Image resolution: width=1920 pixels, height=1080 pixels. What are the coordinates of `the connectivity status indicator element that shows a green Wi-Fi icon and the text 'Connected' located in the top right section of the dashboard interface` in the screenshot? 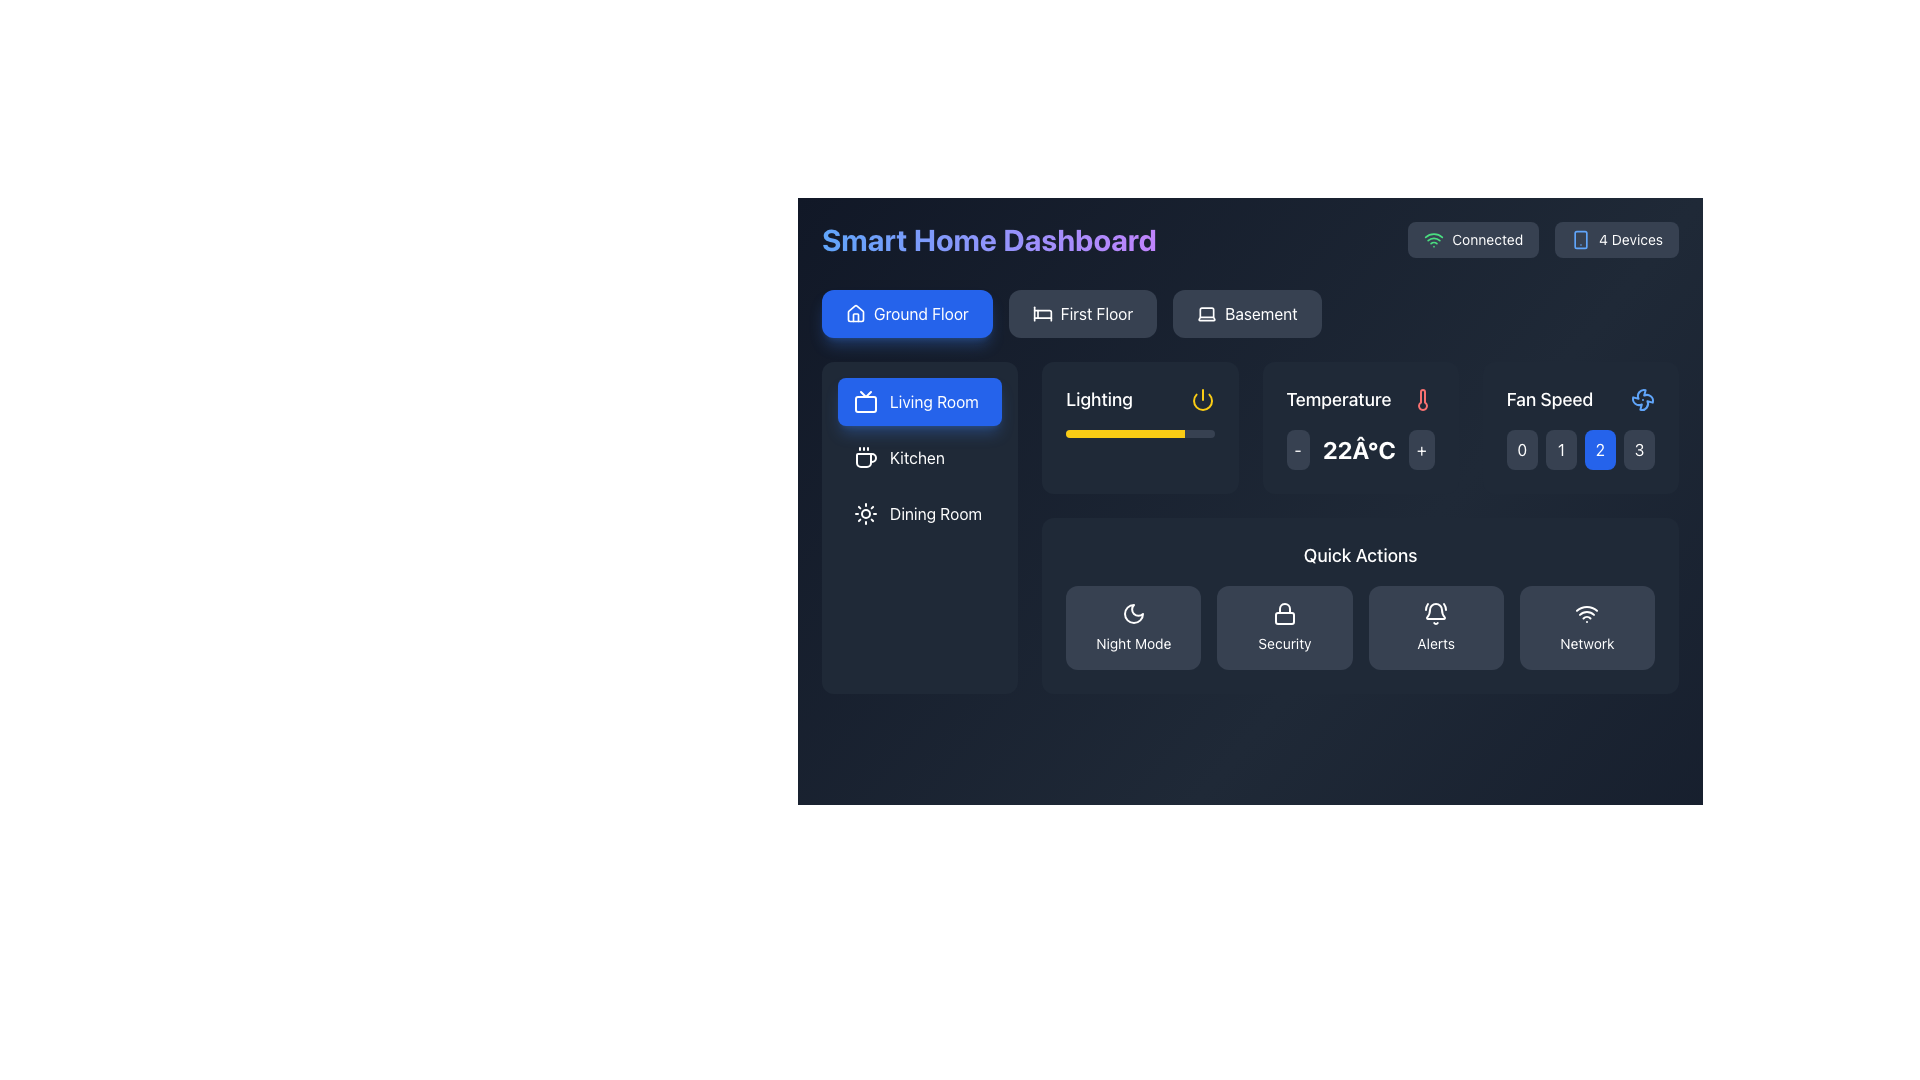 It's located at (1473, 238).